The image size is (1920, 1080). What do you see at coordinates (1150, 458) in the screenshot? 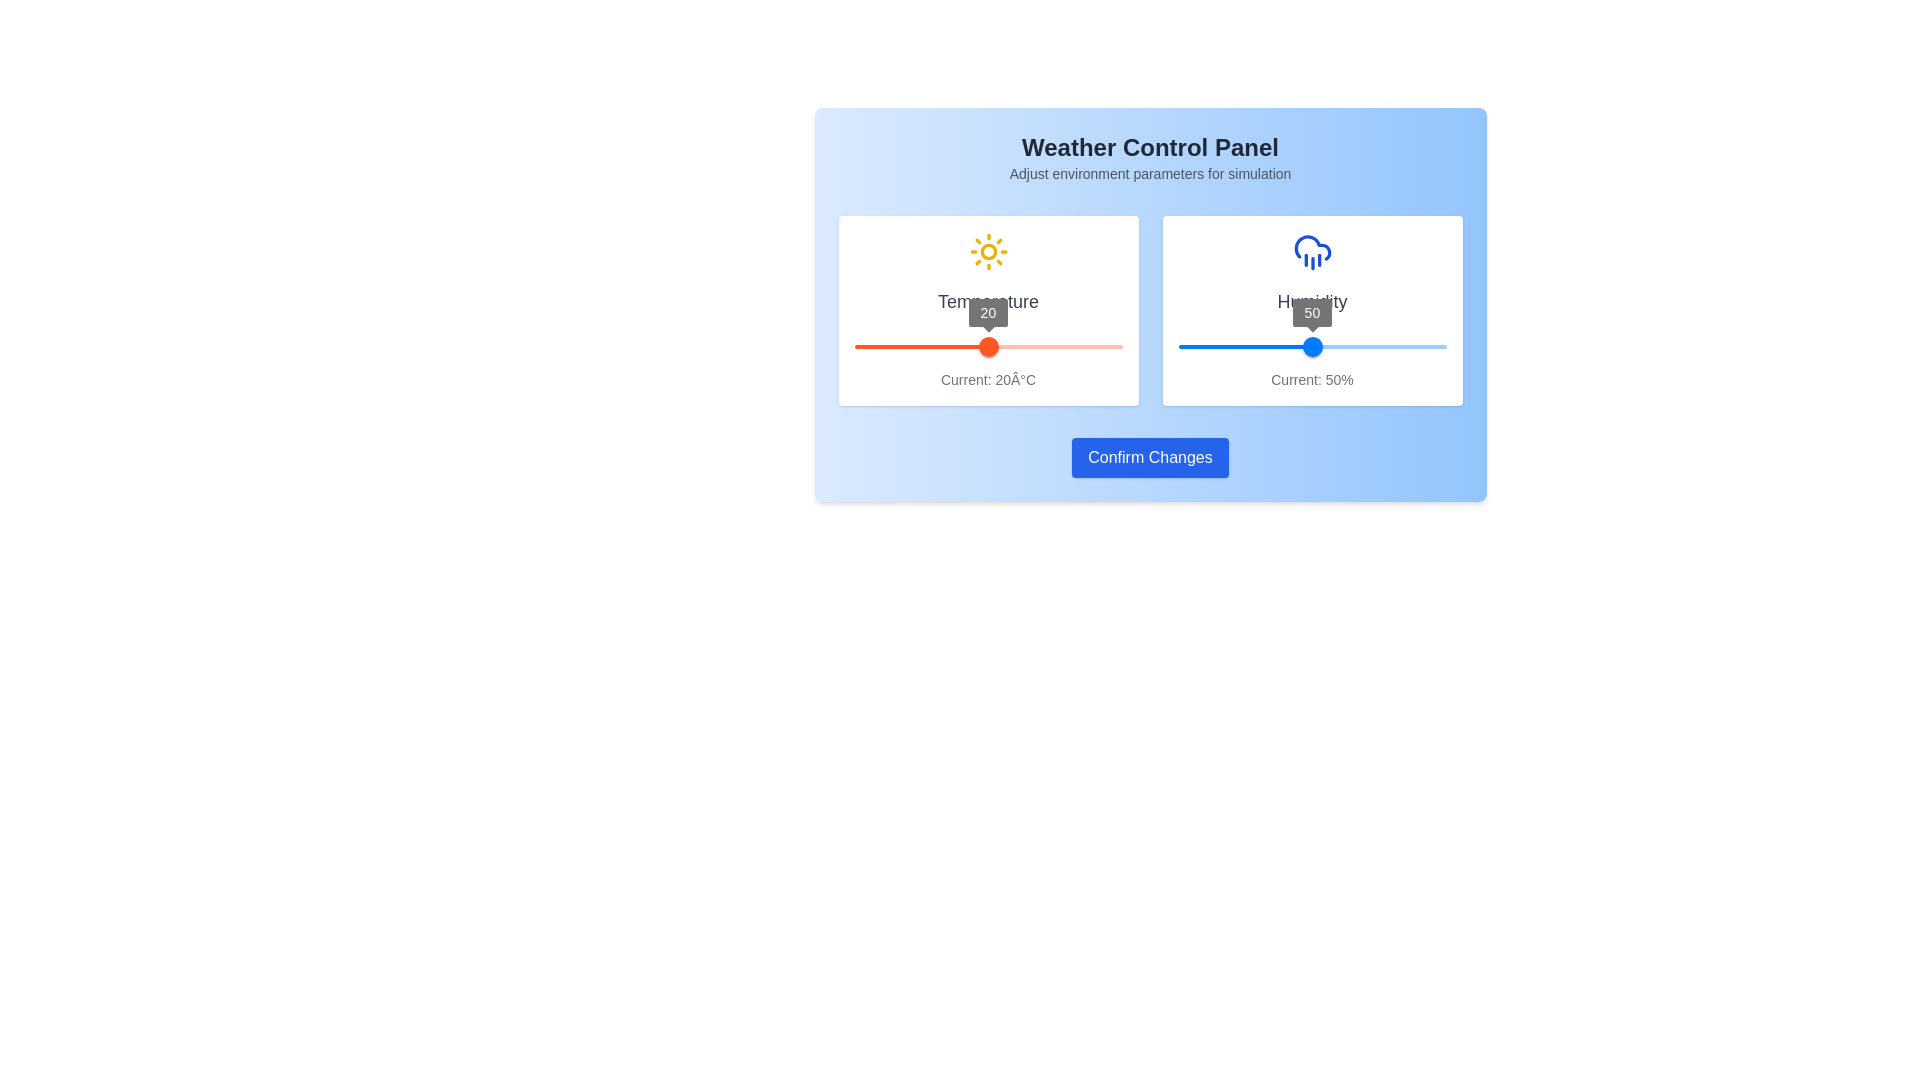
I see `the submit button located at the bottom-center of the 'Weather Control Panel' to confirm changes made to temperature or humidity parameters` at bounding box center [1150, 458].